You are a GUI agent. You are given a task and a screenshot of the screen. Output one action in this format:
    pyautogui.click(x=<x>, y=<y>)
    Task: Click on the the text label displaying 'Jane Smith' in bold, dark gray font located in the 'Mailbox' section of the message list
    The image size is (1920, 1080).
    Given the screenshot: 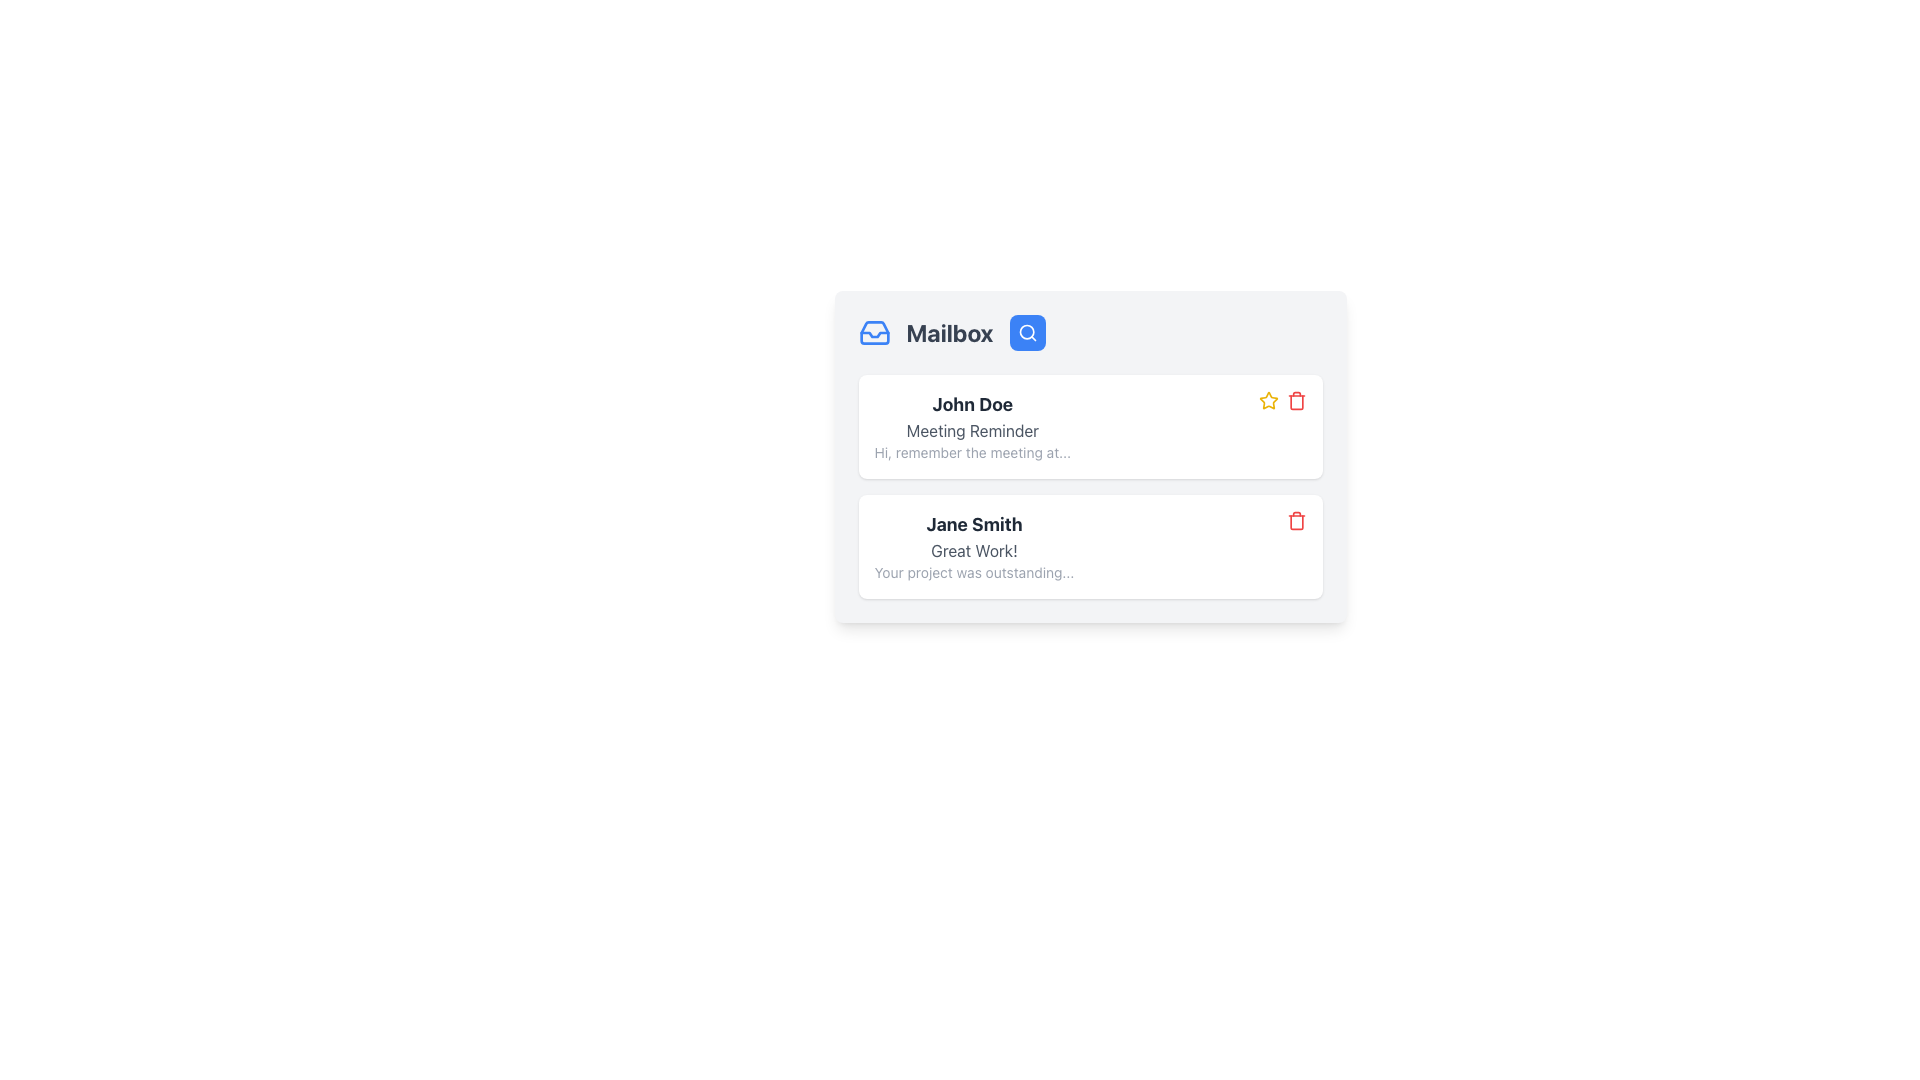 What is the action you would take?
    pyautogui.click(x=974, y=523)
    